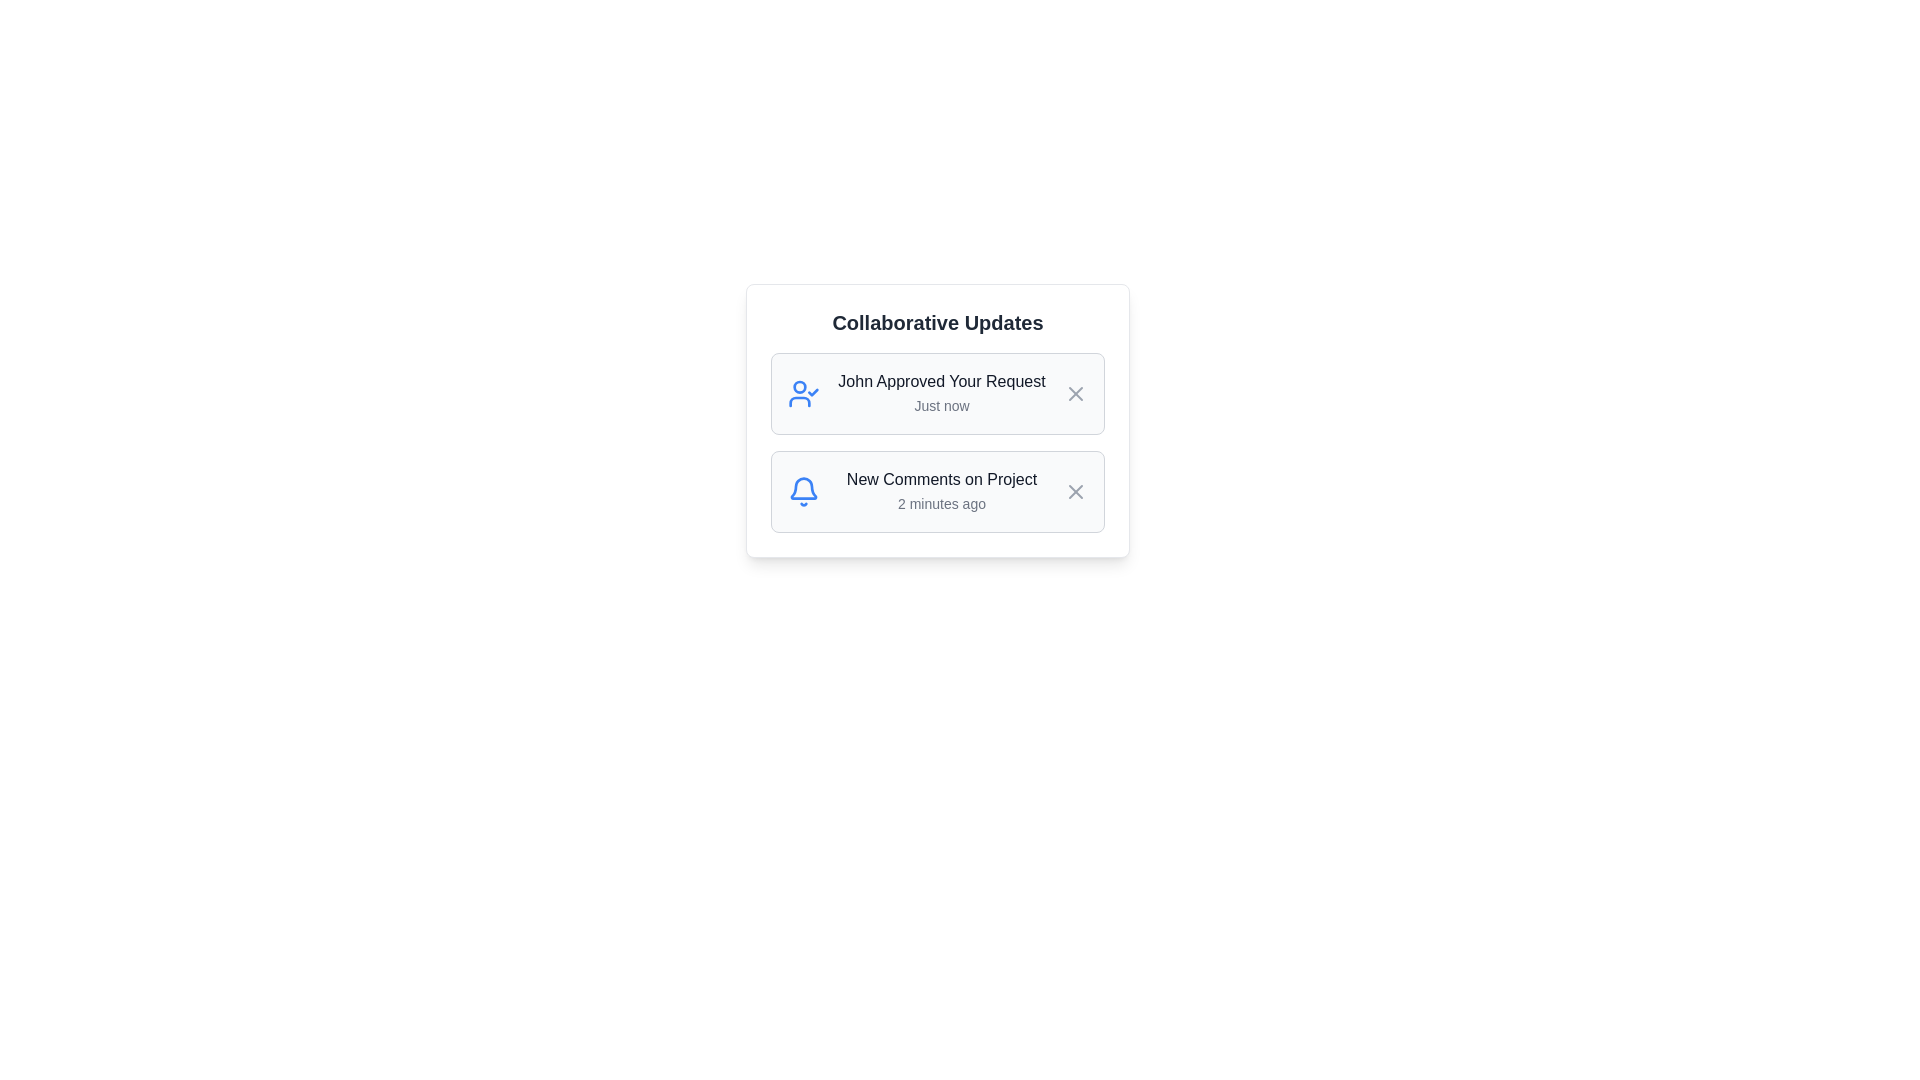 The width and height of the screenshot is (1920, 1080). Describe the element at coordinates (1074, 393) in the screenshot. I see `the small gray button with an 'X' icon on the right side of the notification titled 'John Approved Your Request'` at that location.